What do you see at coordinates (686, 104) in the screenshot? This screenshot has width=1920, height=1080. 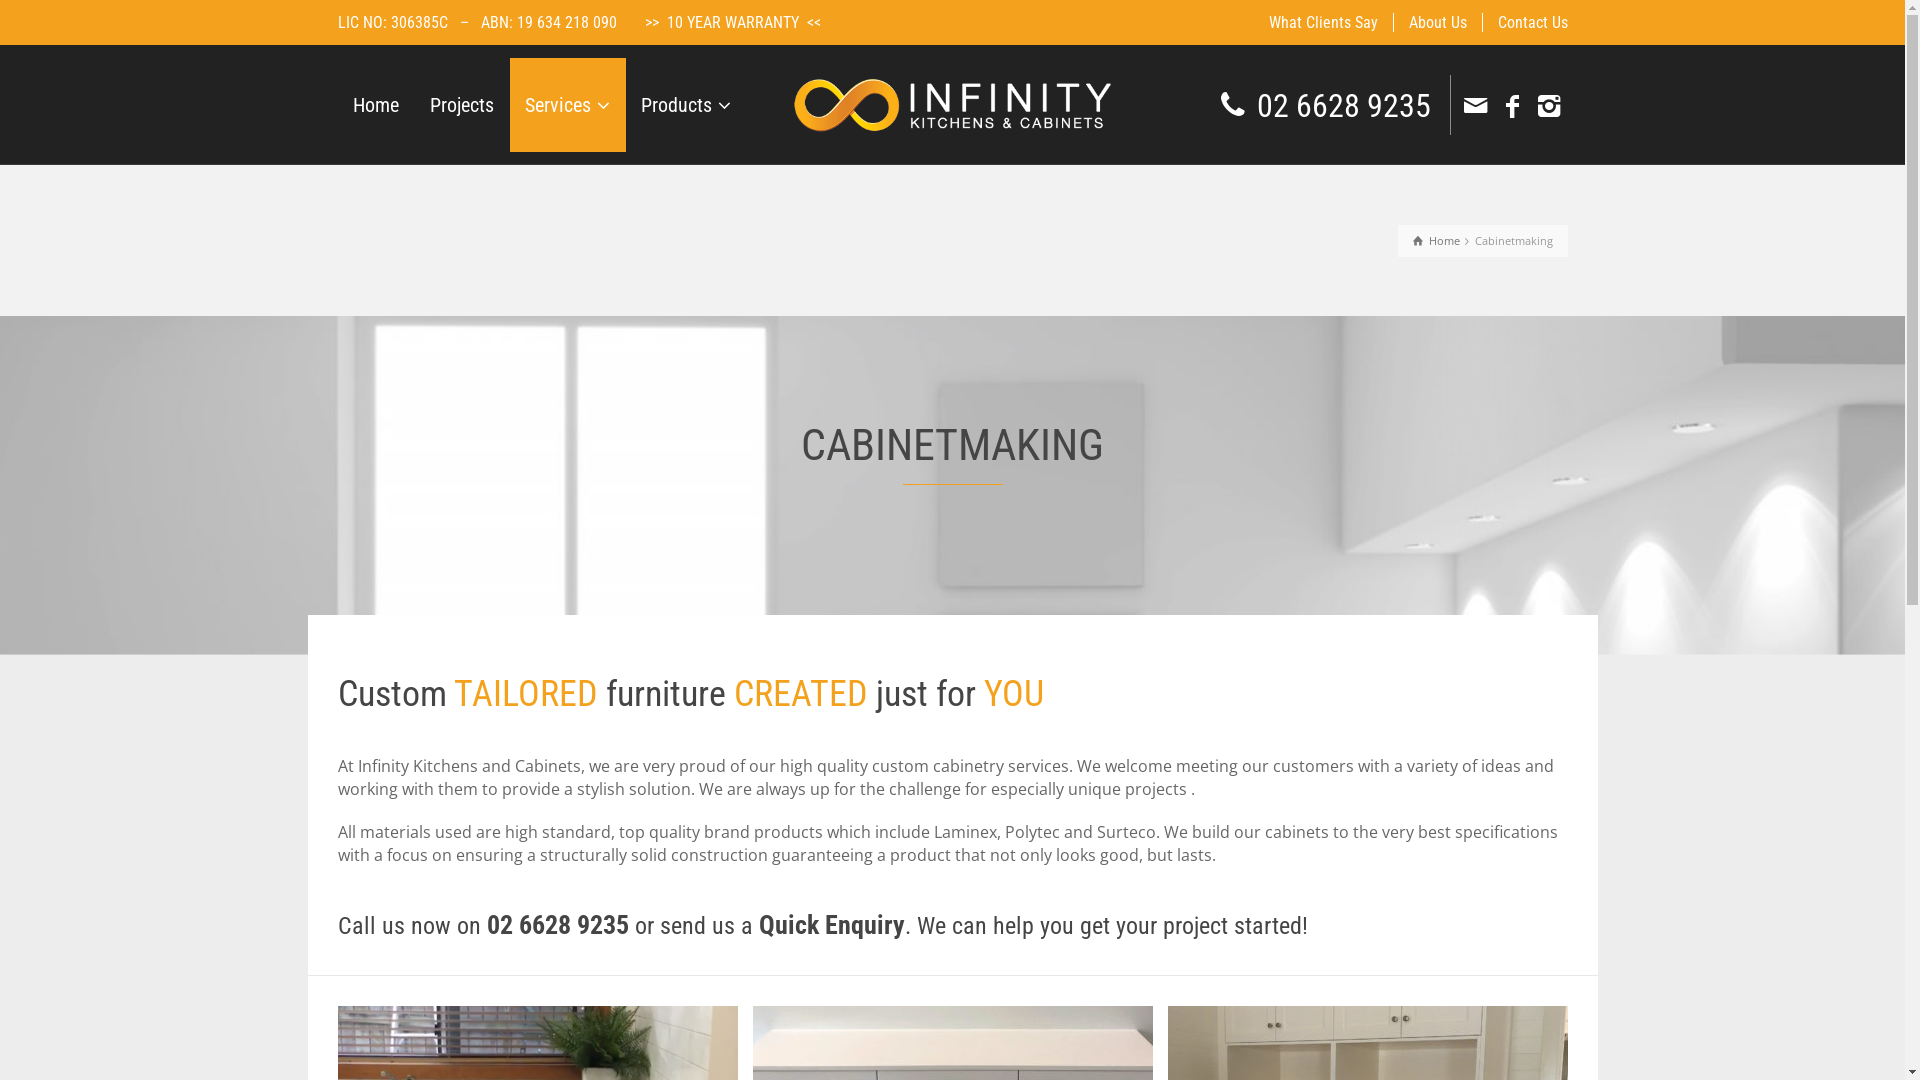 I see `'Products'` at bounding box center [686, 104].